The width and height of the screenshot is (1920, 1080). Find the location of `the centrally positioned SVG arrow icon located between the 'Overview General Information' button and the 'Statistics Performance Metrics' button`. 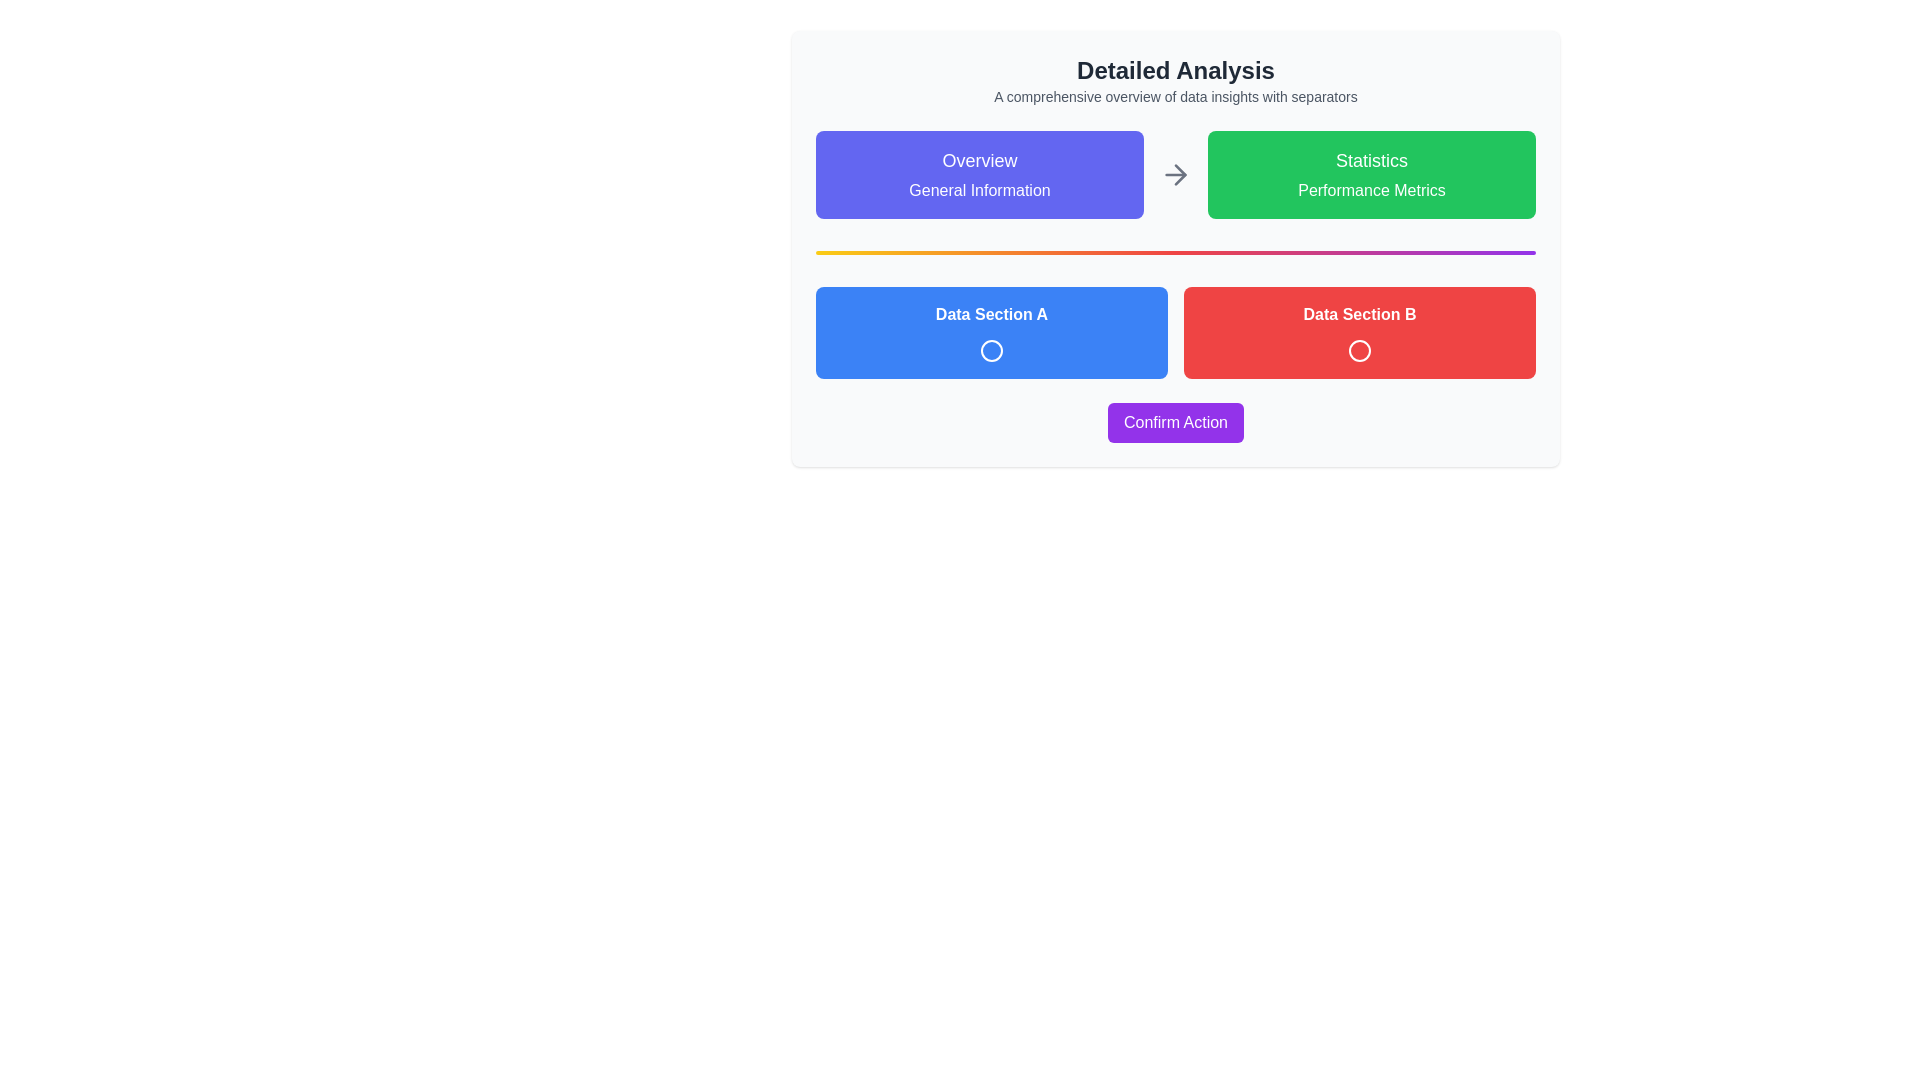

the centrally positioned SVG arrow icon located between the 'Overview General Information' button and the 'Statistics Performance Metrics' button is located at coordinates (1176, 173).